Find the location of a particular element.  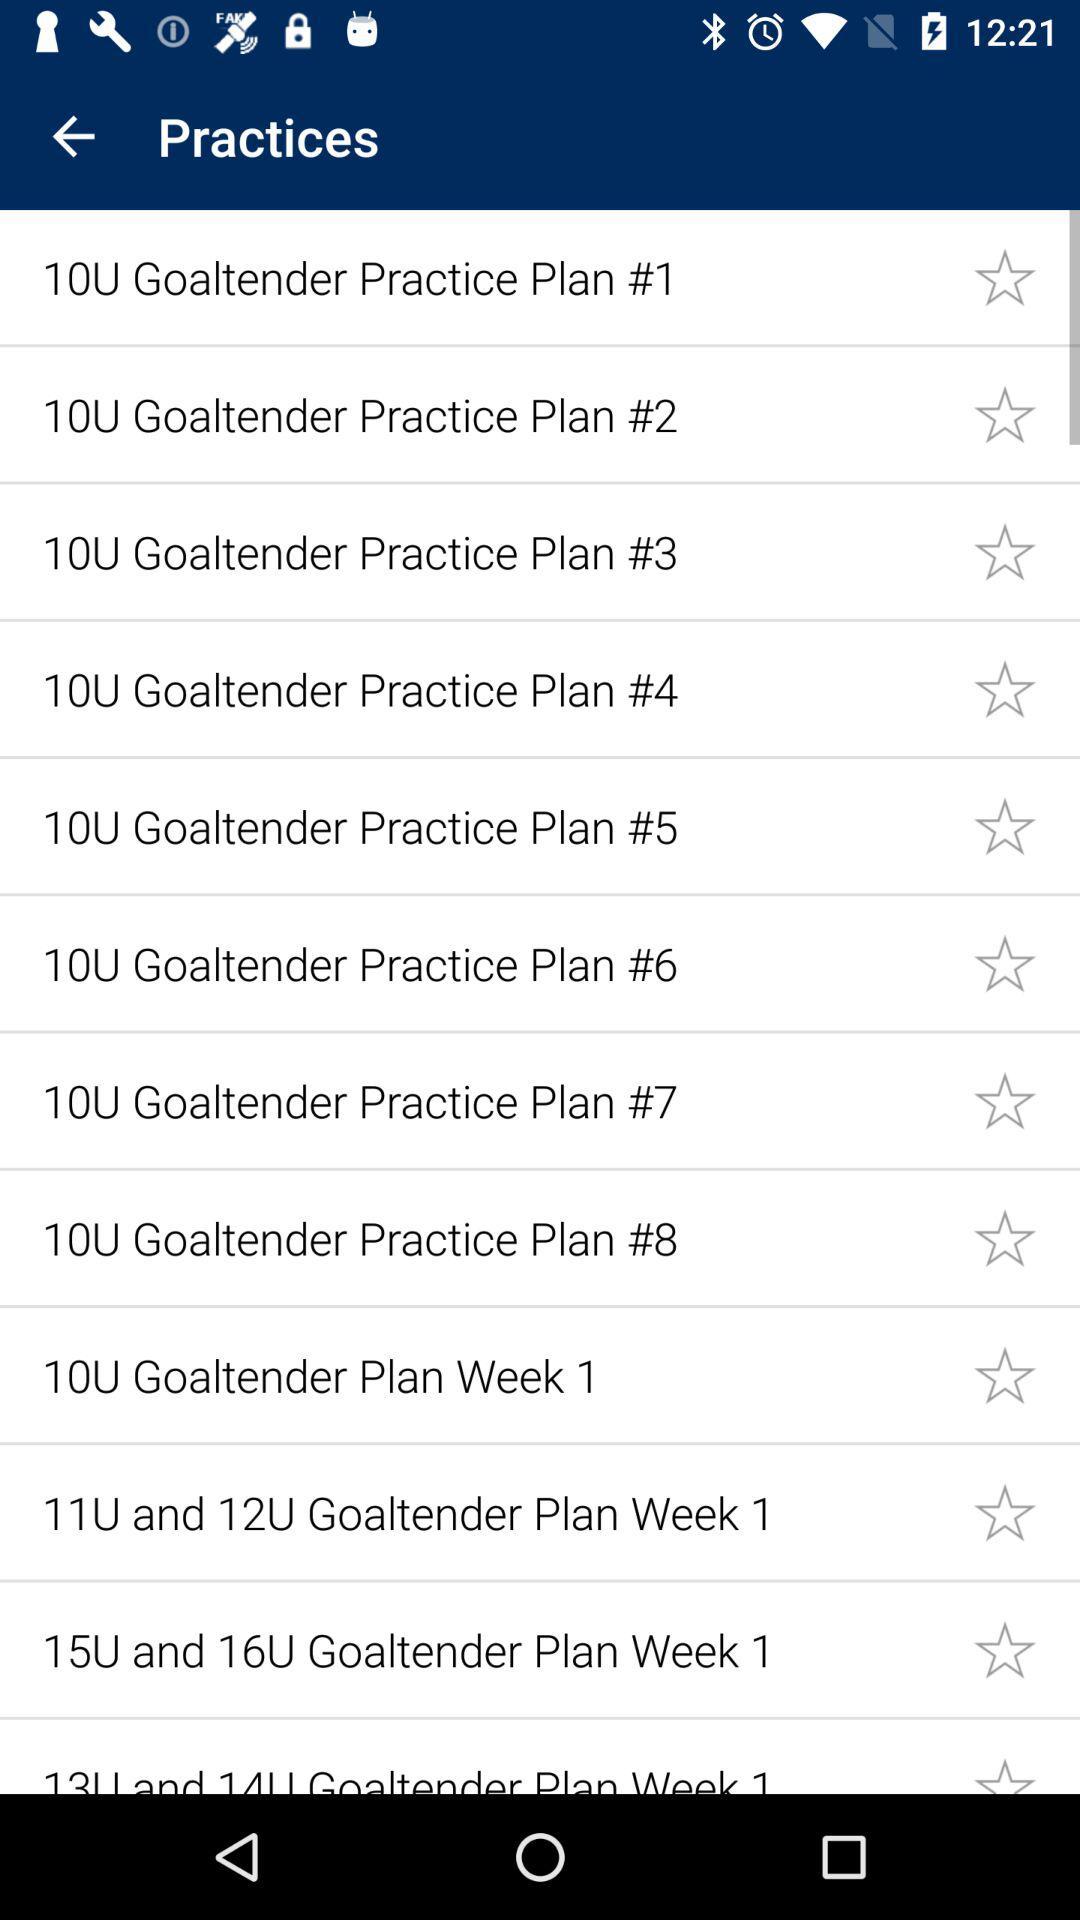

to favorites is located at coordinates (1026, 551).